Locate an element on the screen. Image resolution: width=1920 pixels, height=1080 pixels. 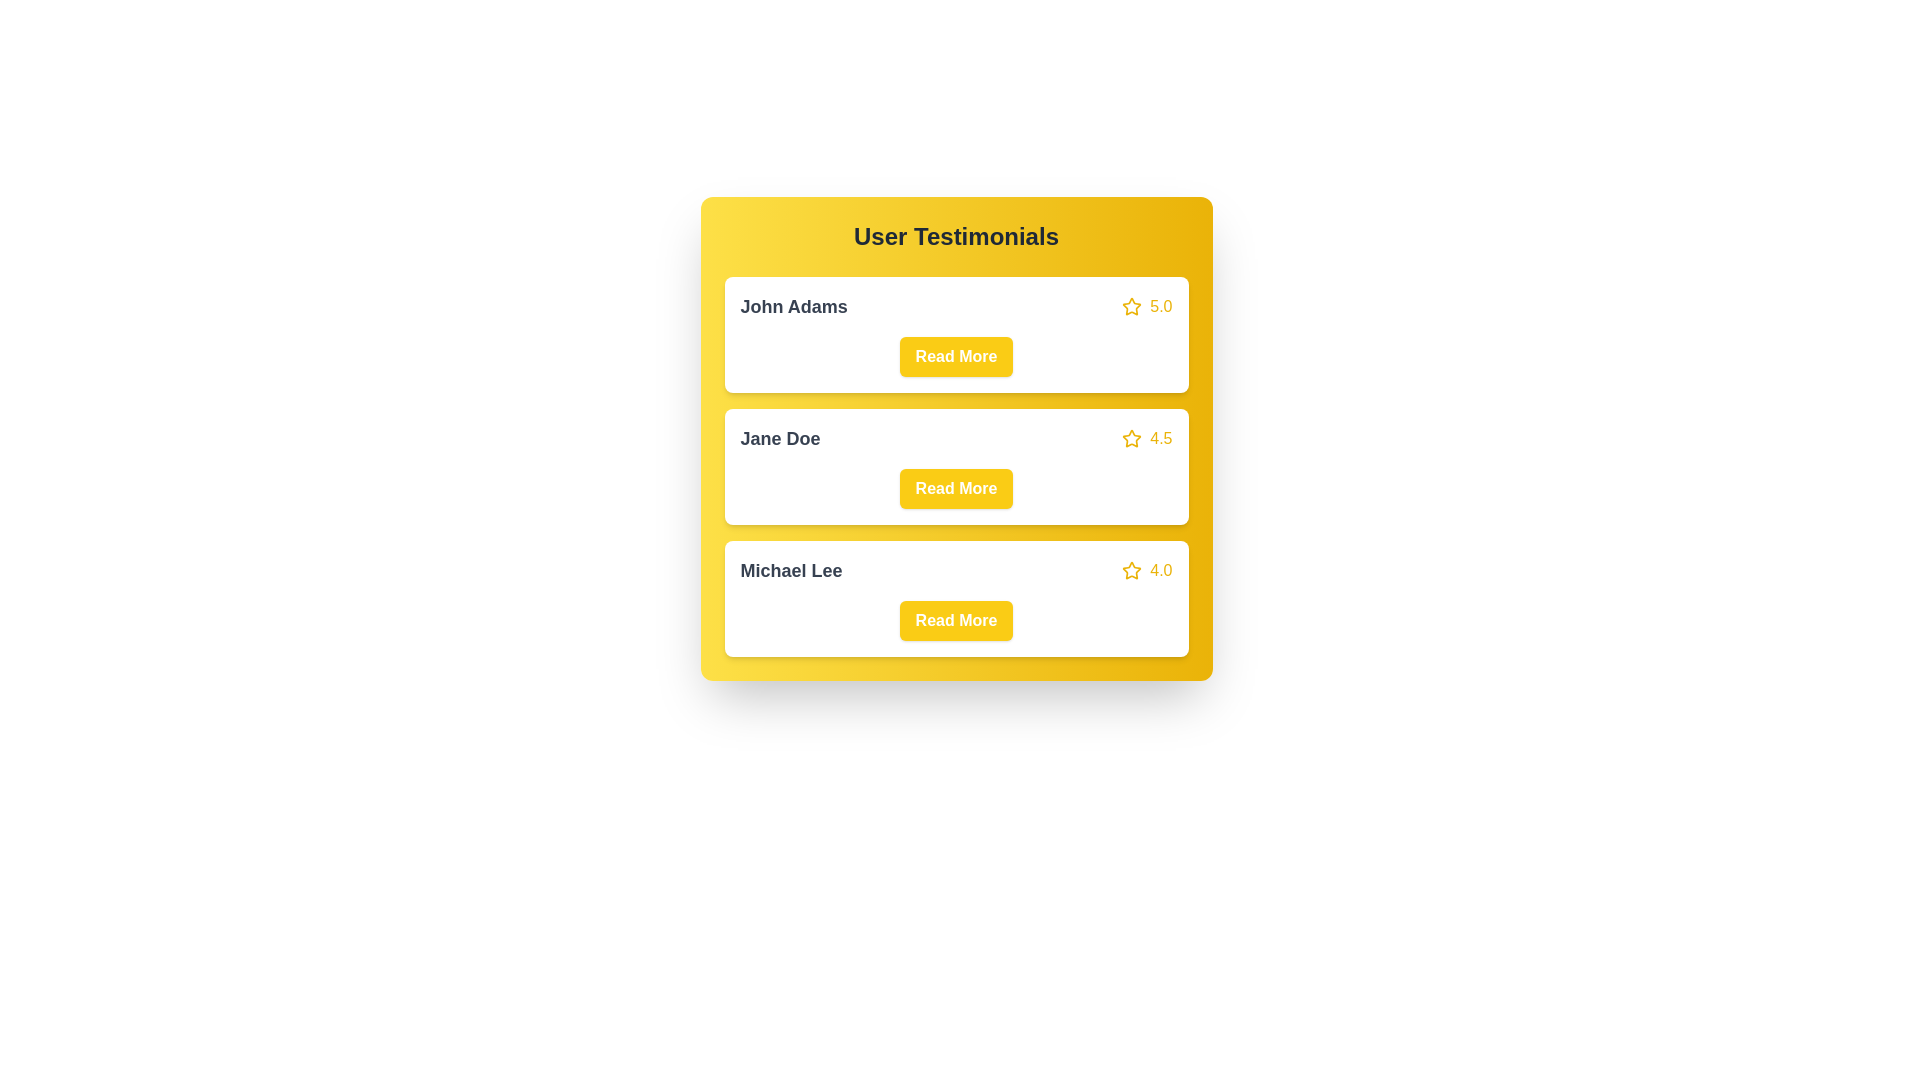
the 'Read More' button for Michael Lee to expand or collapse the review is located at coordinates (955, 620).